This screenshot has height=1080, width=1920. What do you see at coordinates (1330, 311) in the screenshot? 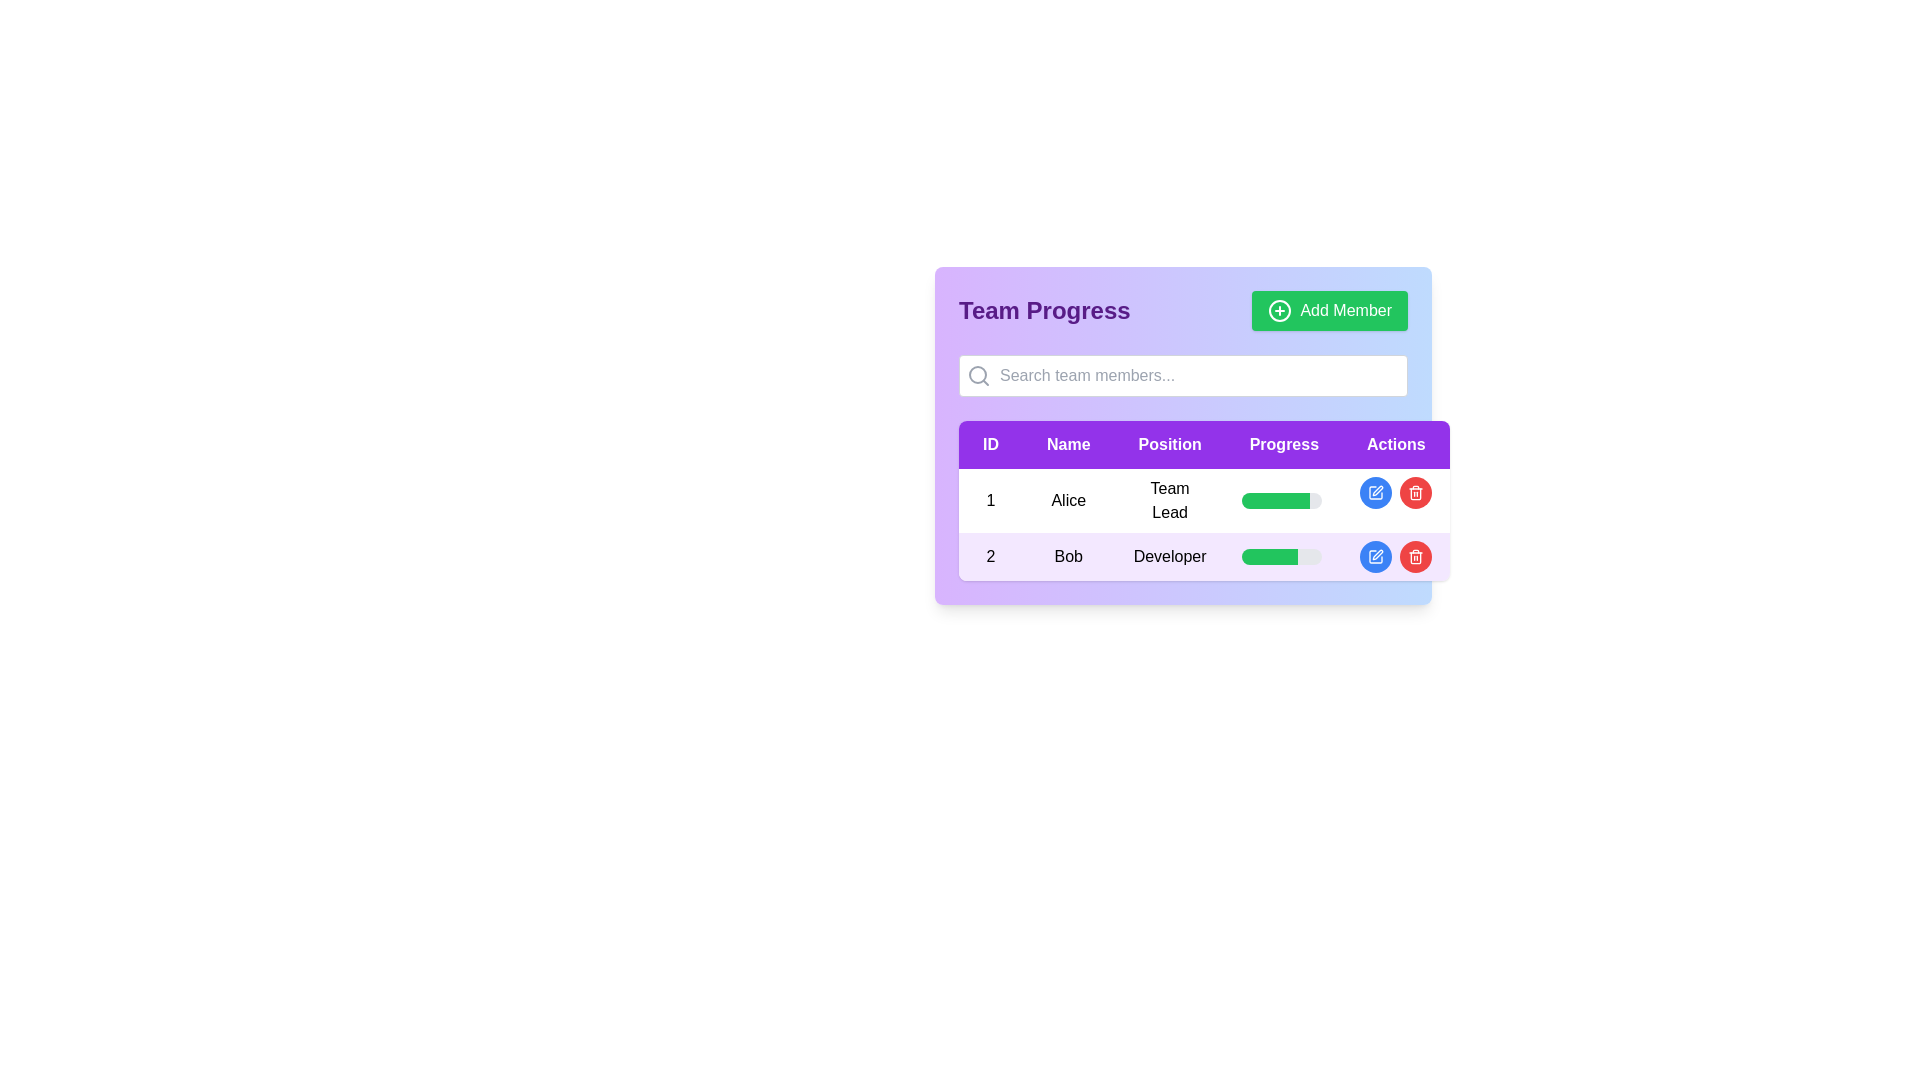
I see `the 'Add Member' button with a green background and a plus sign icon` at bounding box center [1330, 311].